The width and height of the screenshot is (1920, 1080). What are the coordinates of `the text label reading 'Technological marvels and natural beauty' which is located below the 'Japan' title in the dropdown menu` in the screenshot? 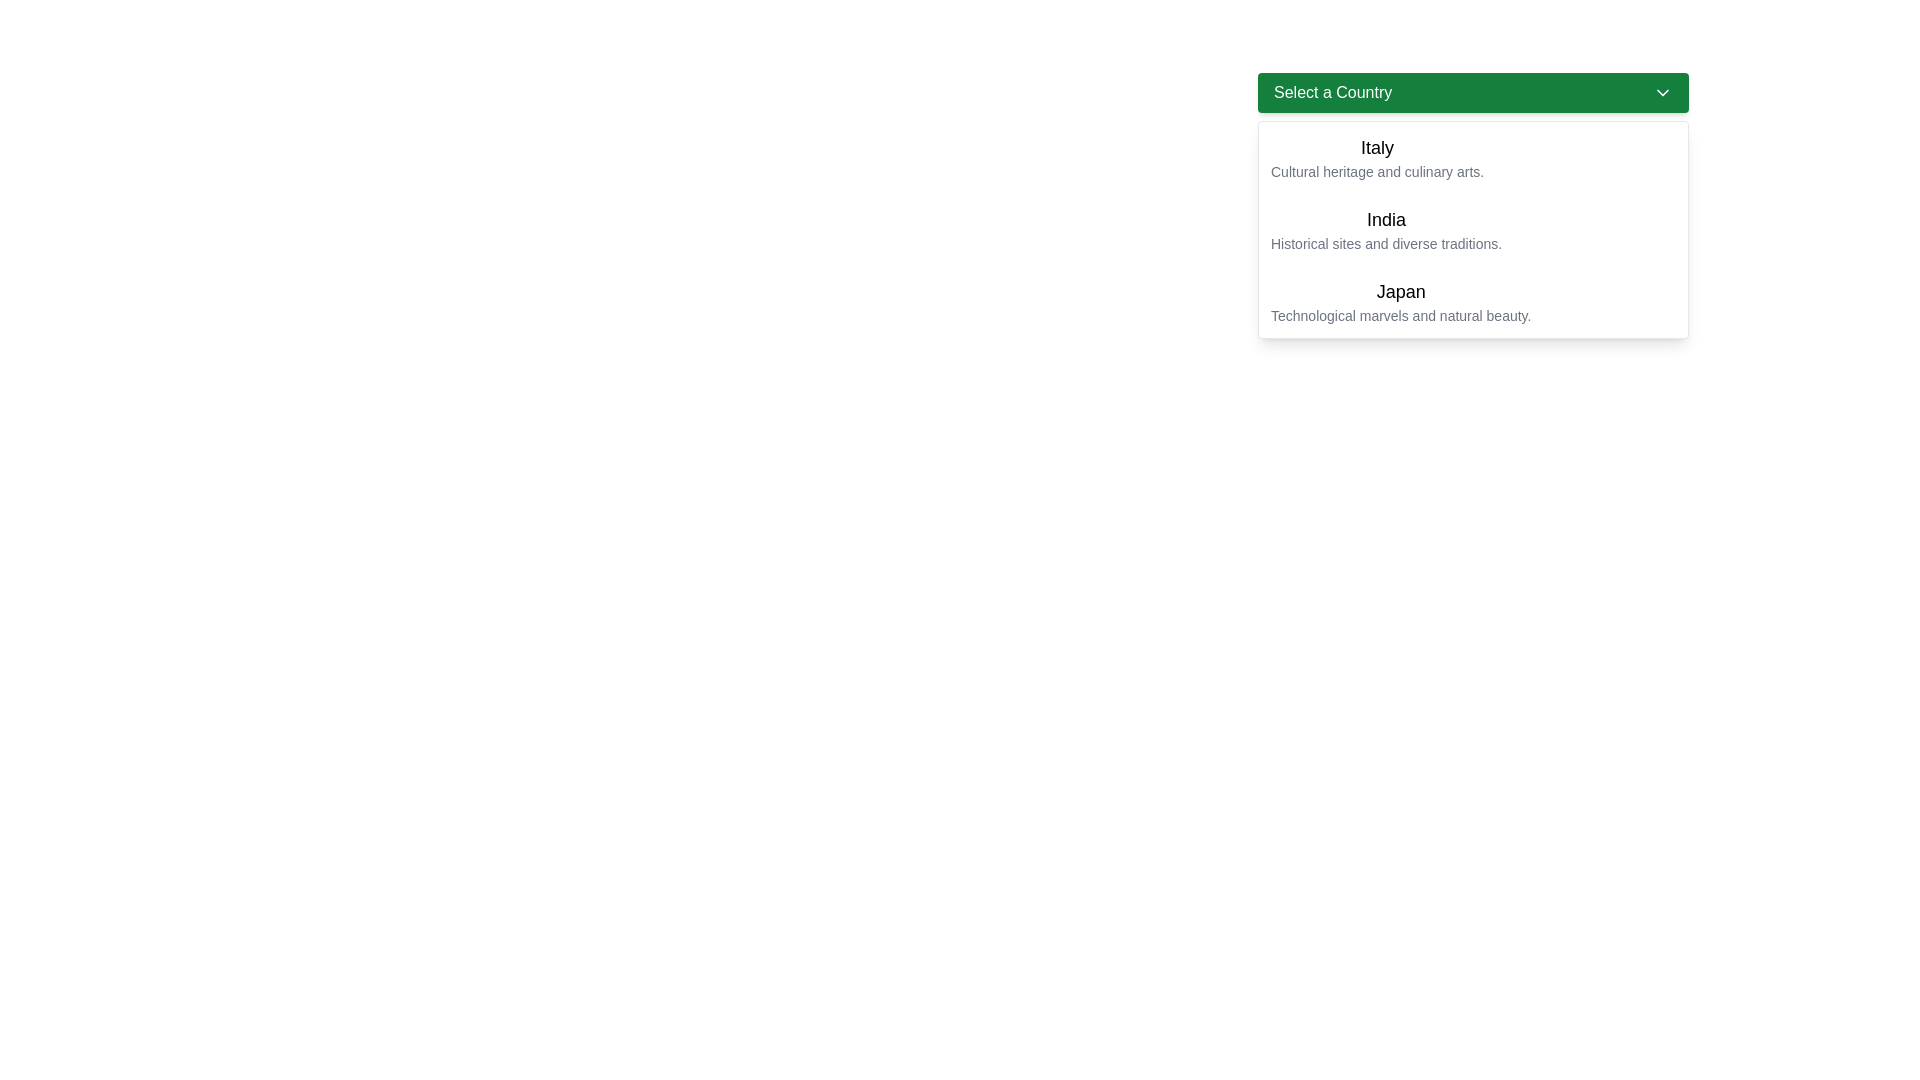 It's located at (1400, 315).